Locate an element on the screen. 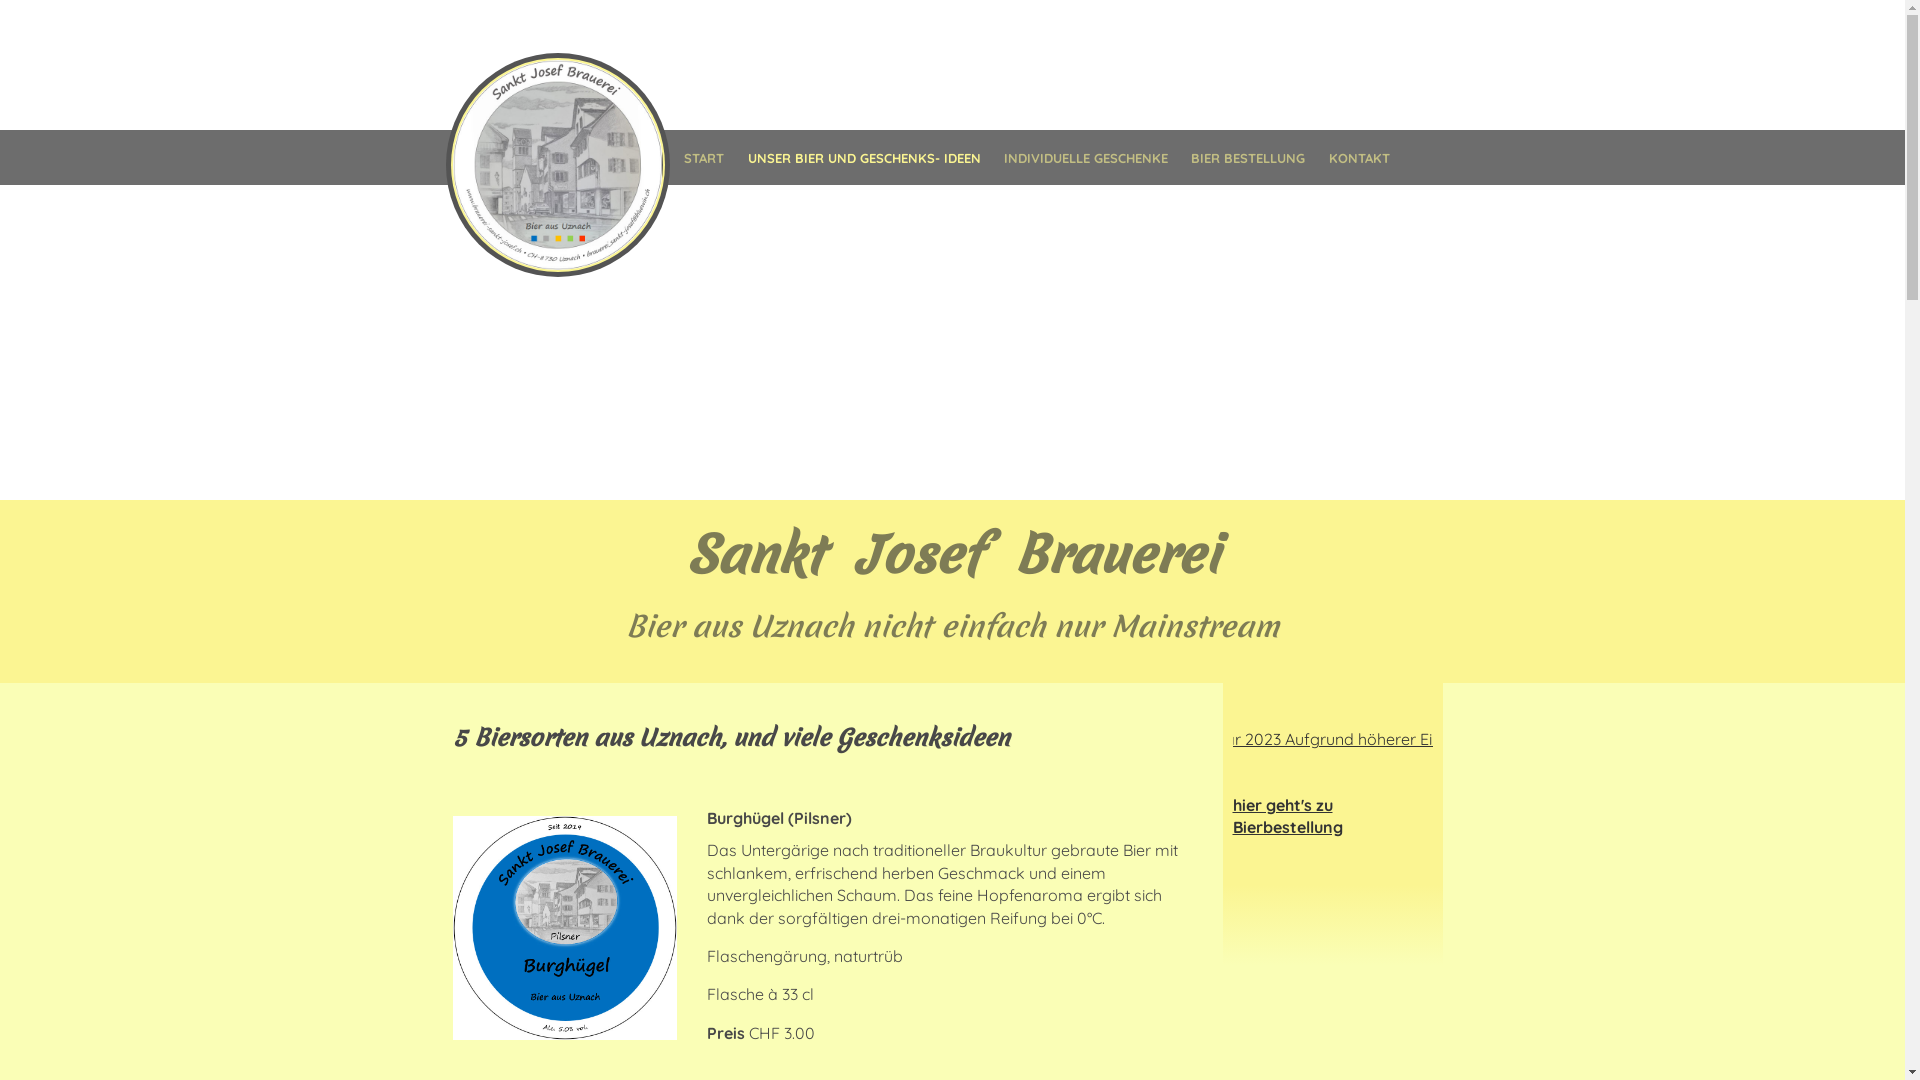 The image size is (1920, 1080). 'BIER BESTELLUNG' is located at coordinates (1247, 156).